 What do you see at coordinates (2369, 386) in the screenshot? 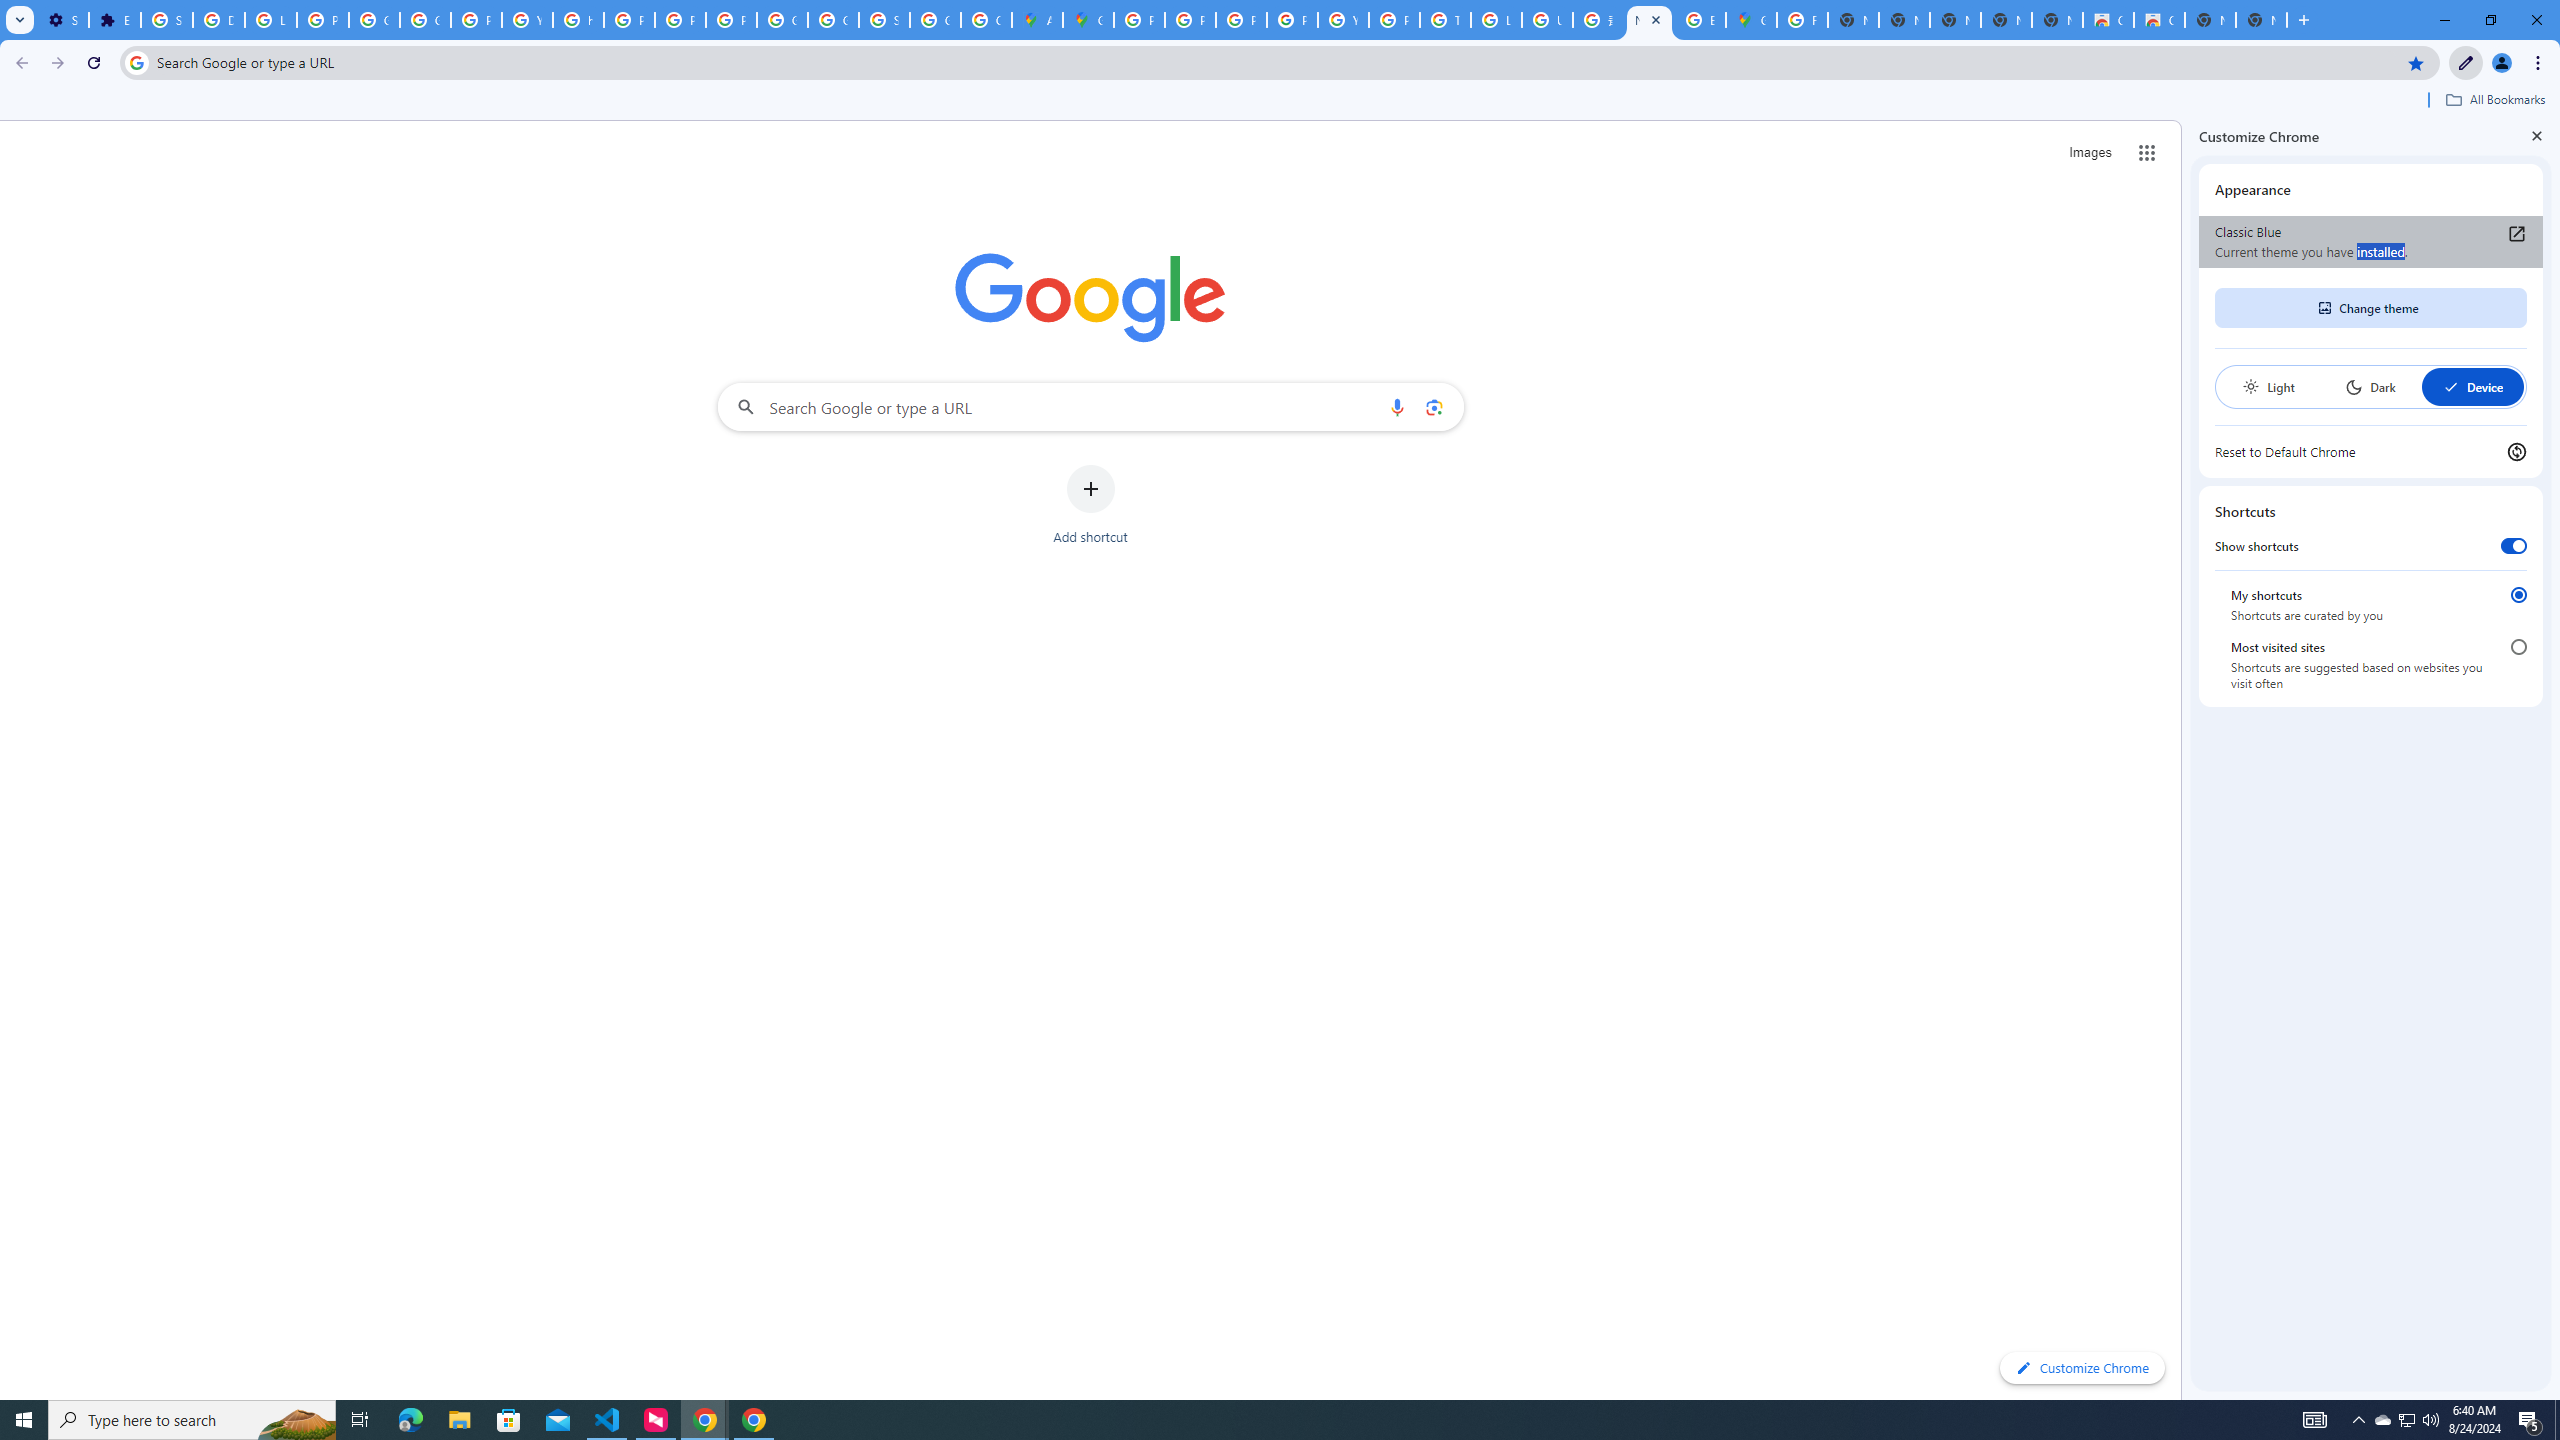
I see `'Dark'` at bounding box center [2369, 386].